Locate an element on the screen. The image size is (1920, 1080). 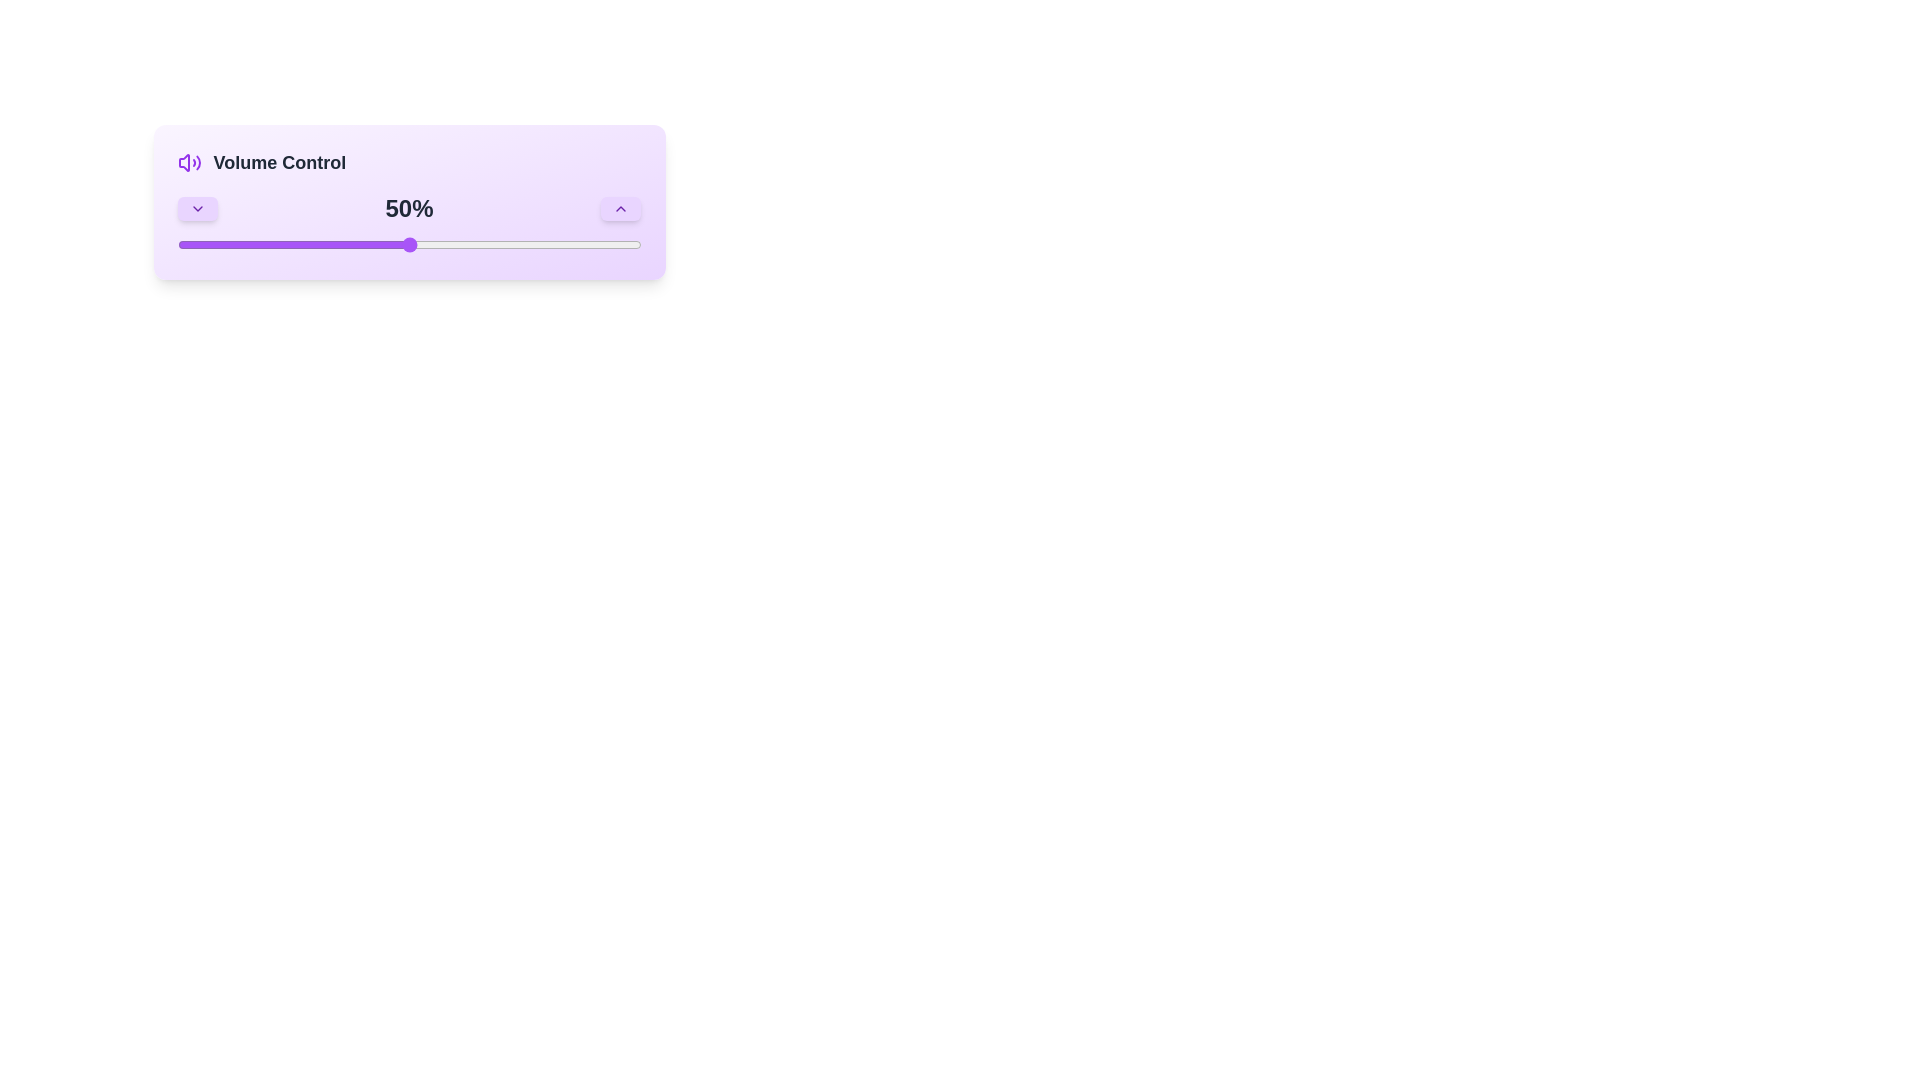
the volume slider is located at coordinates (386, 244).